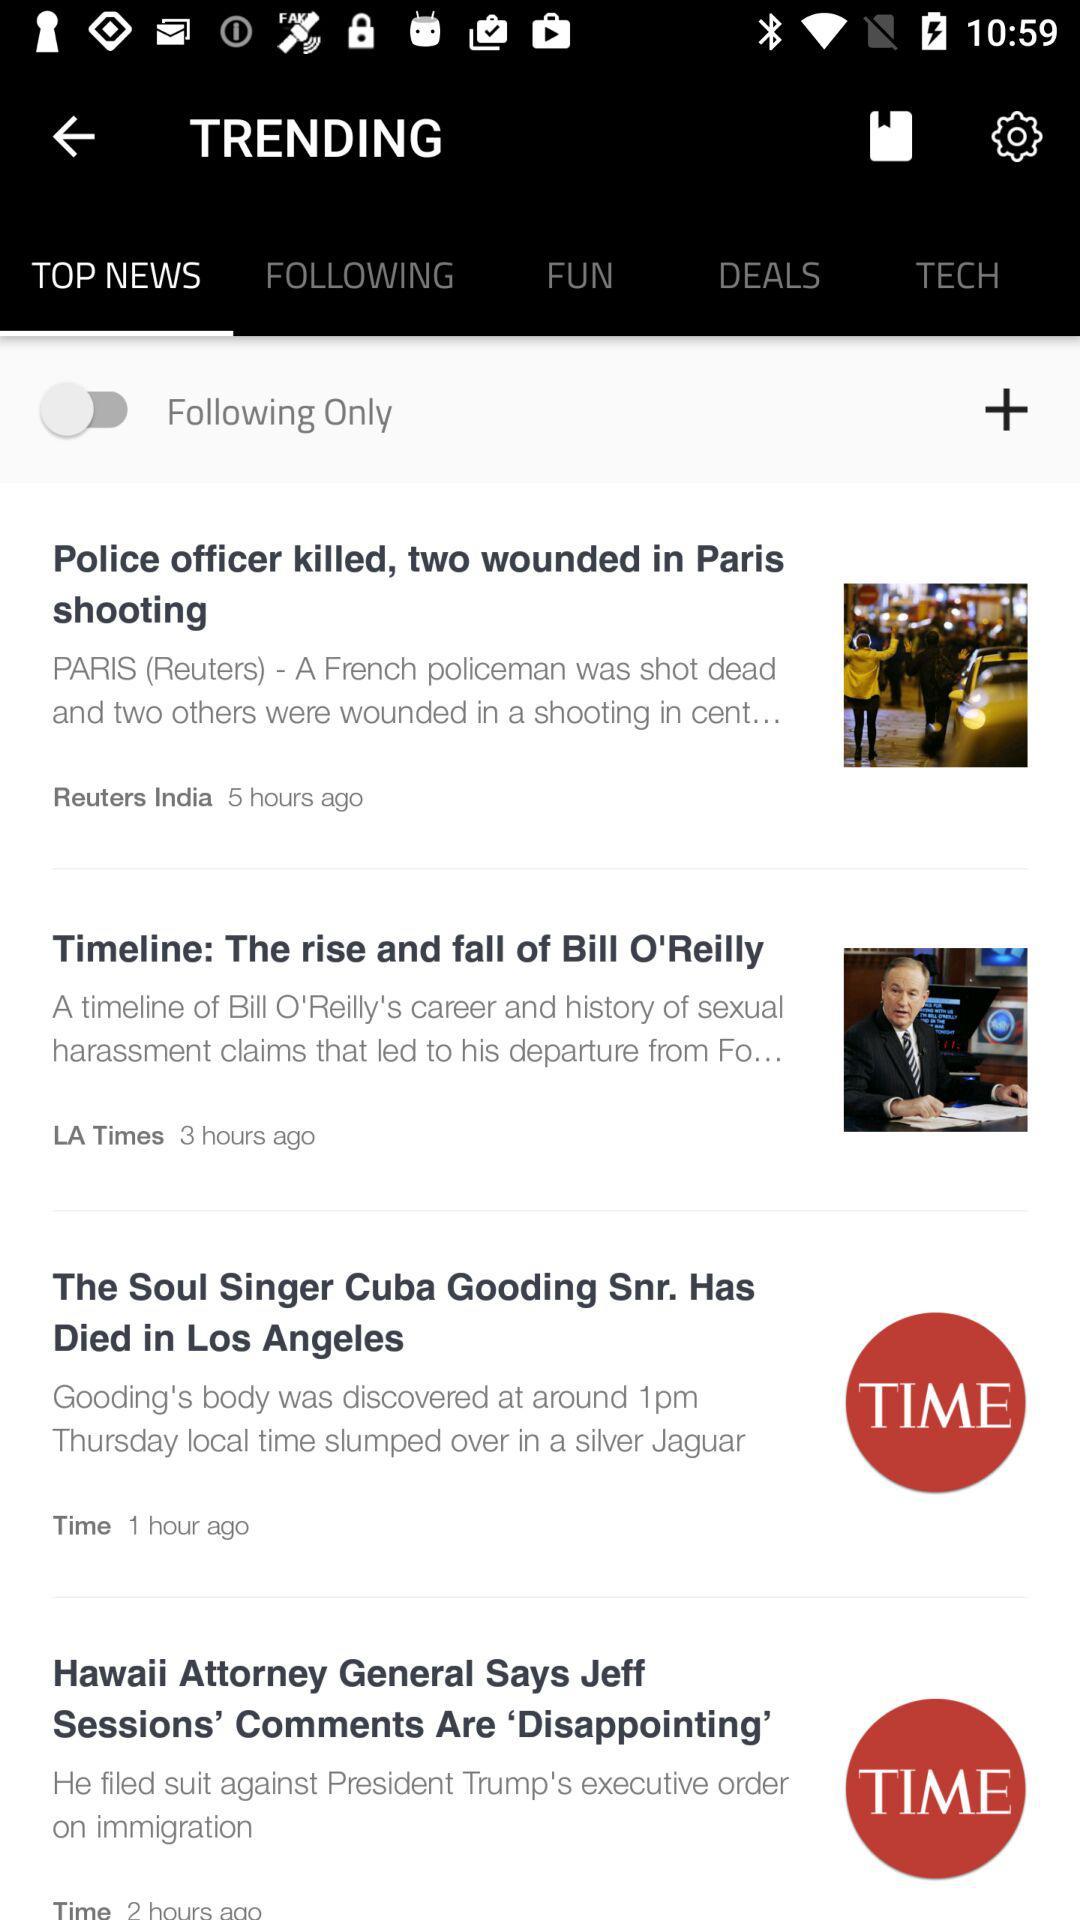  Describe the element at coordinates (93, 408) in the screenshot. I see `the item to the left of the following only item` at that location.